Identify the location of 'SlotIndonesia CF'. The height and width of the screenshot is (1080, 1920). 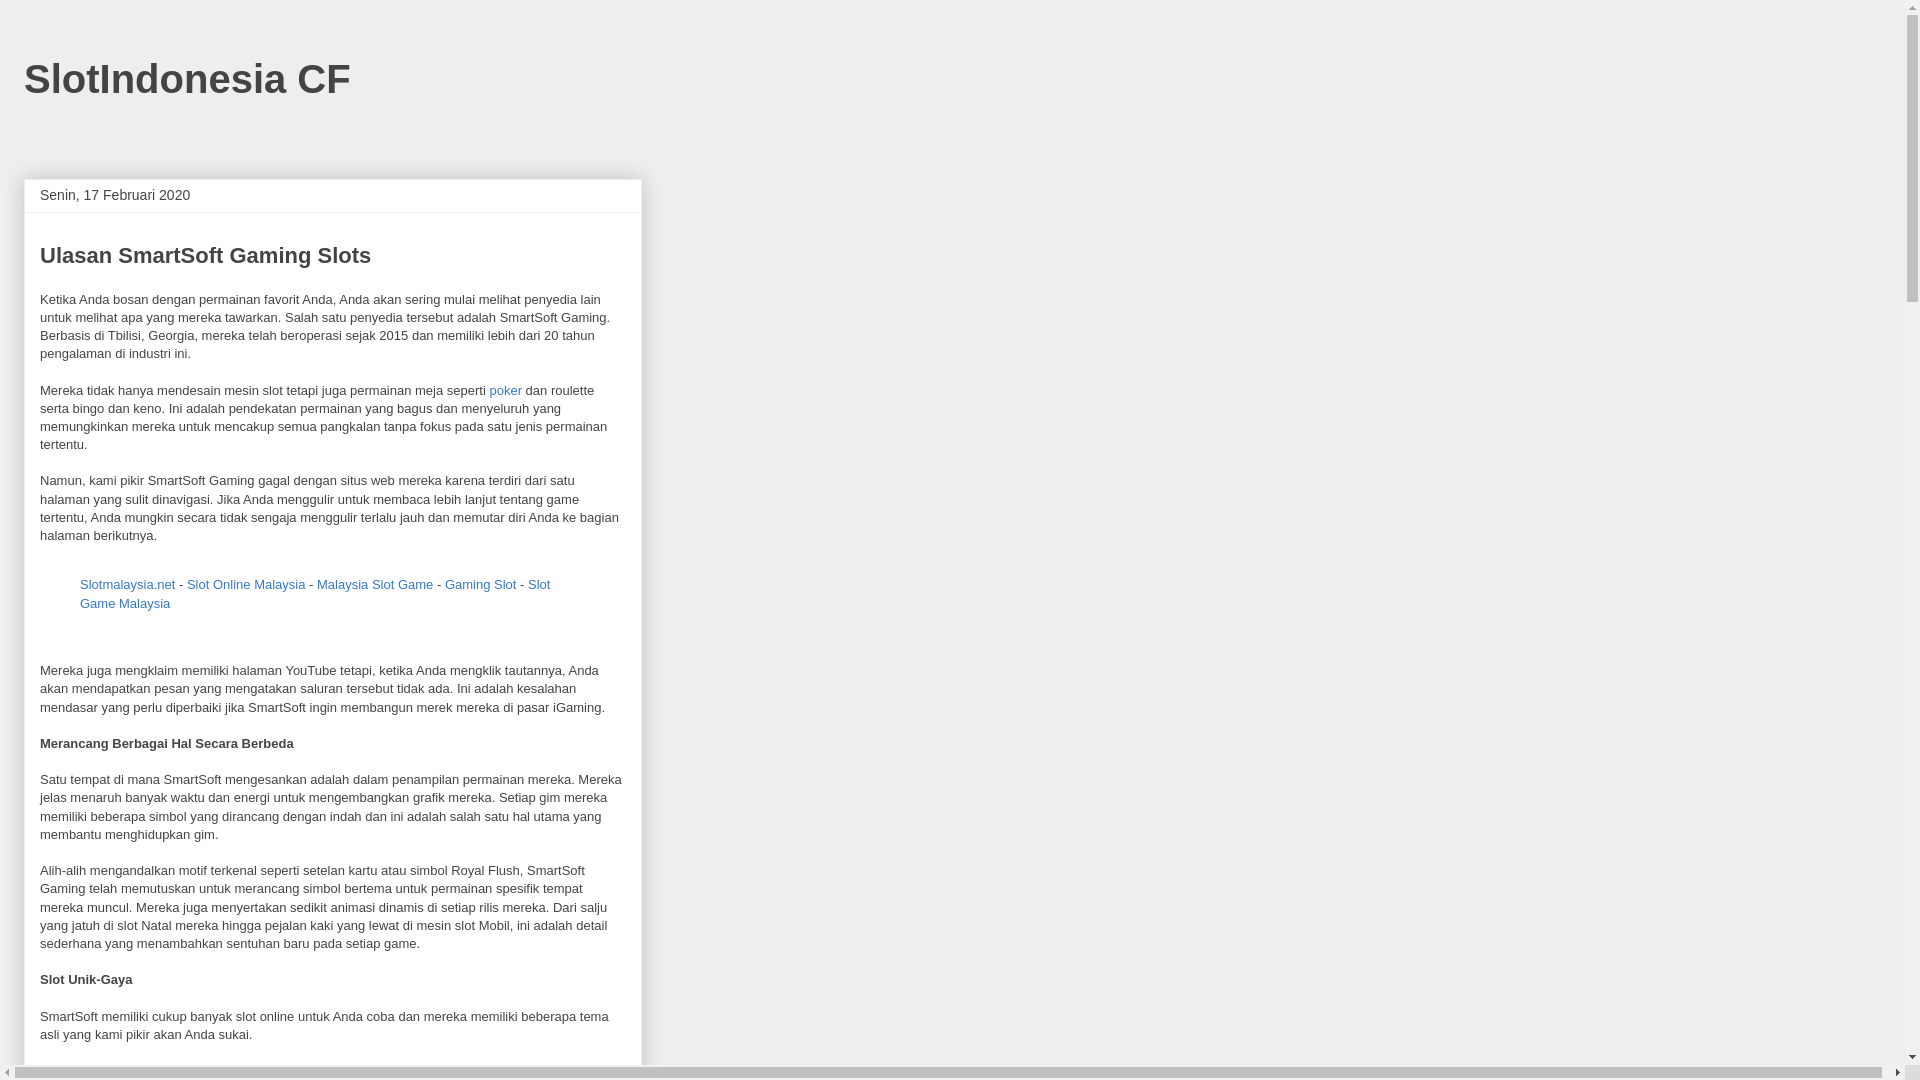
(187, 77).